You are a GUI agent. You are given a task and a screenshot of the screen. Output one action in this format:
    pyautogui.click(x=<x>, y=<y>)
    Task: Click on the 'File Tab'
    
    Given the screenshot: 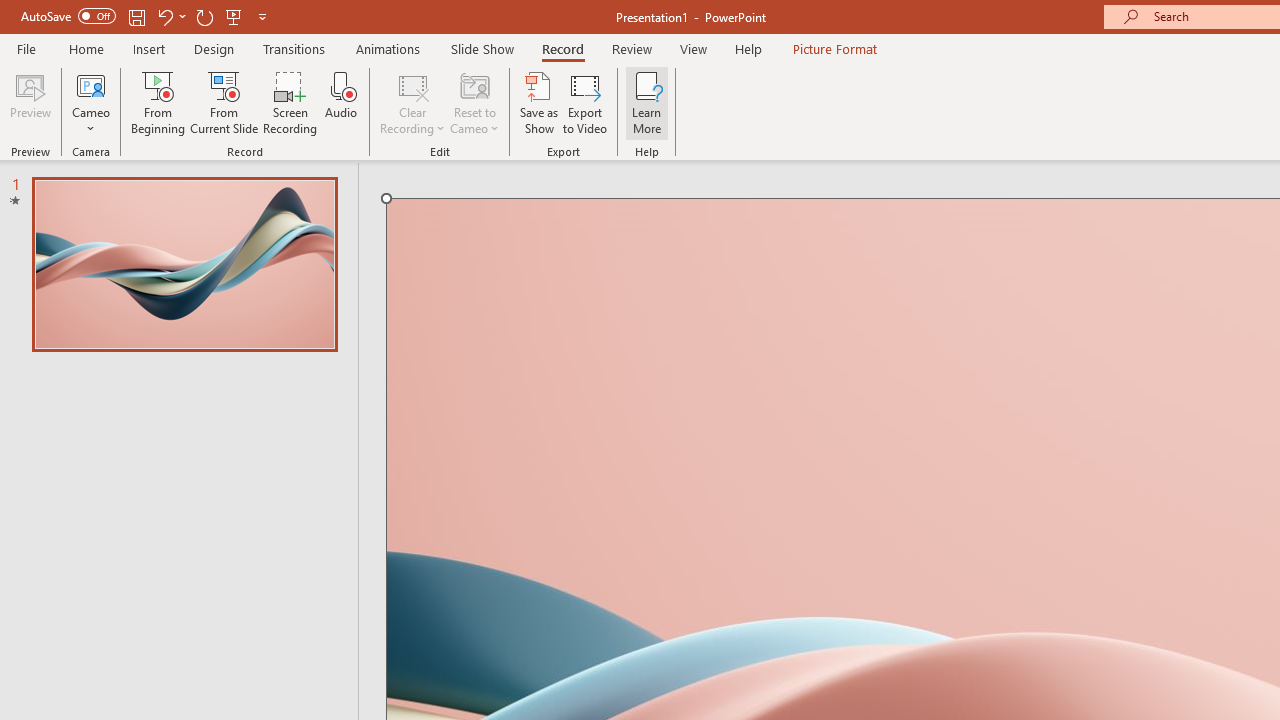 What is the action you would take?
    pyautogui.click(x=26, y=47)
    